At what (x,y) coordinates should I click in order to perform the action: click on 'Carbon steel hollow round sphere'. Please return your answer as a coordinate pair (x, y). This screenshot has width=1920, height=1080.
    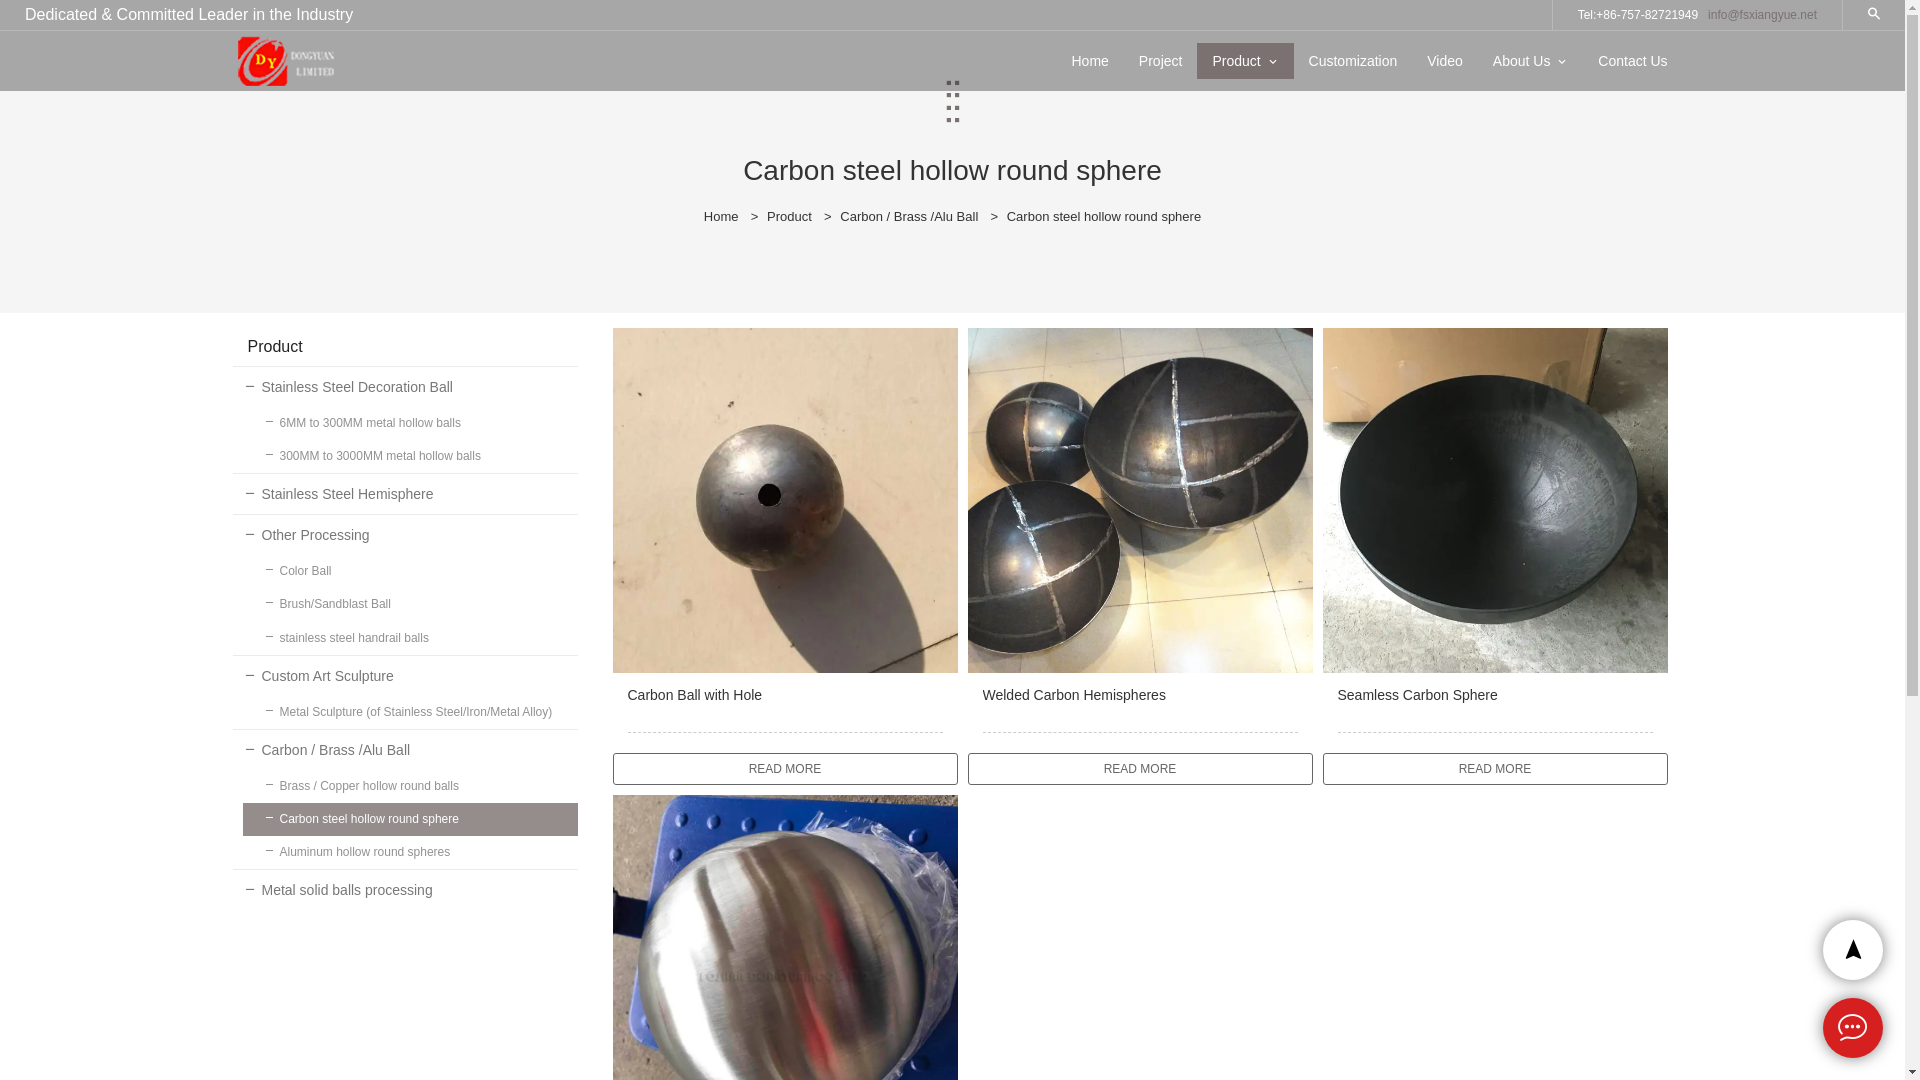
    Looking at the image, I should click on (408, 819).